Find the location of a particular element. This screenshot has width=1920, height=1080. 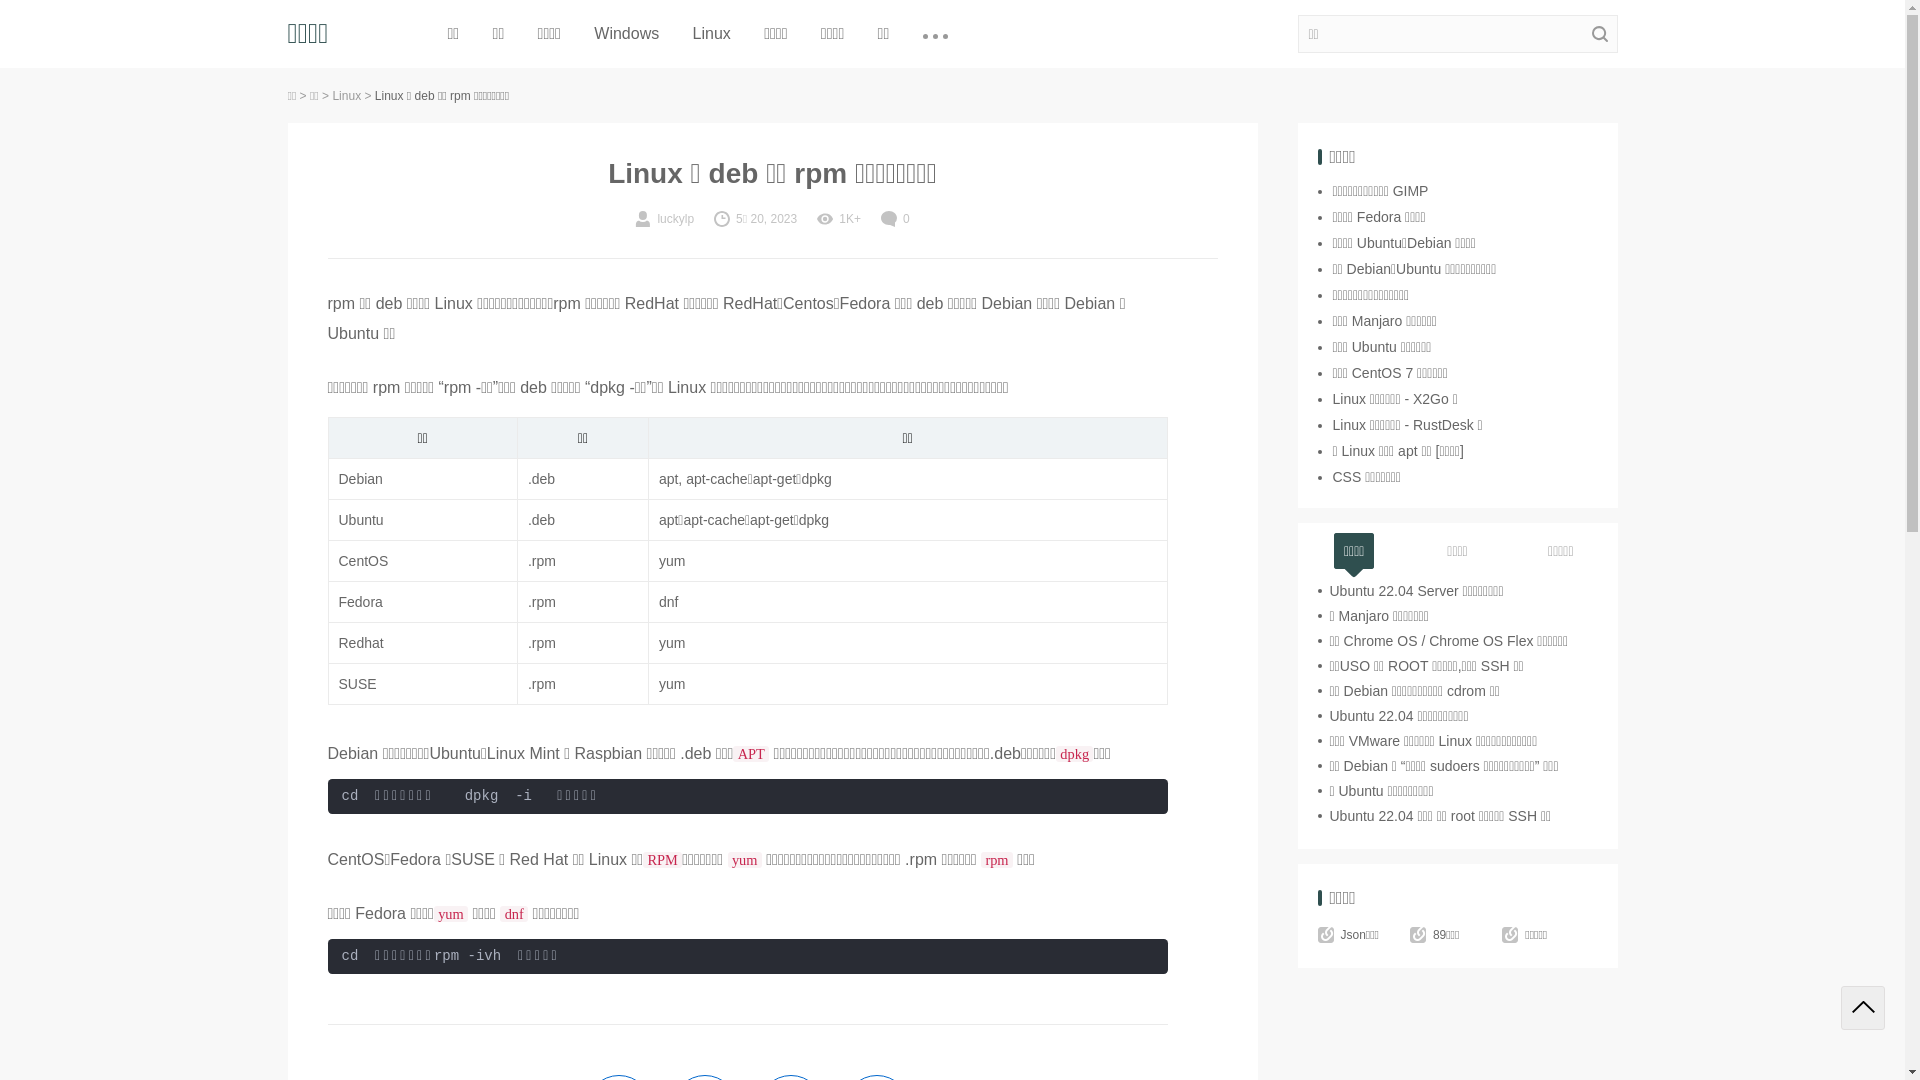

'Windows' is located at coordinates (625, 34).